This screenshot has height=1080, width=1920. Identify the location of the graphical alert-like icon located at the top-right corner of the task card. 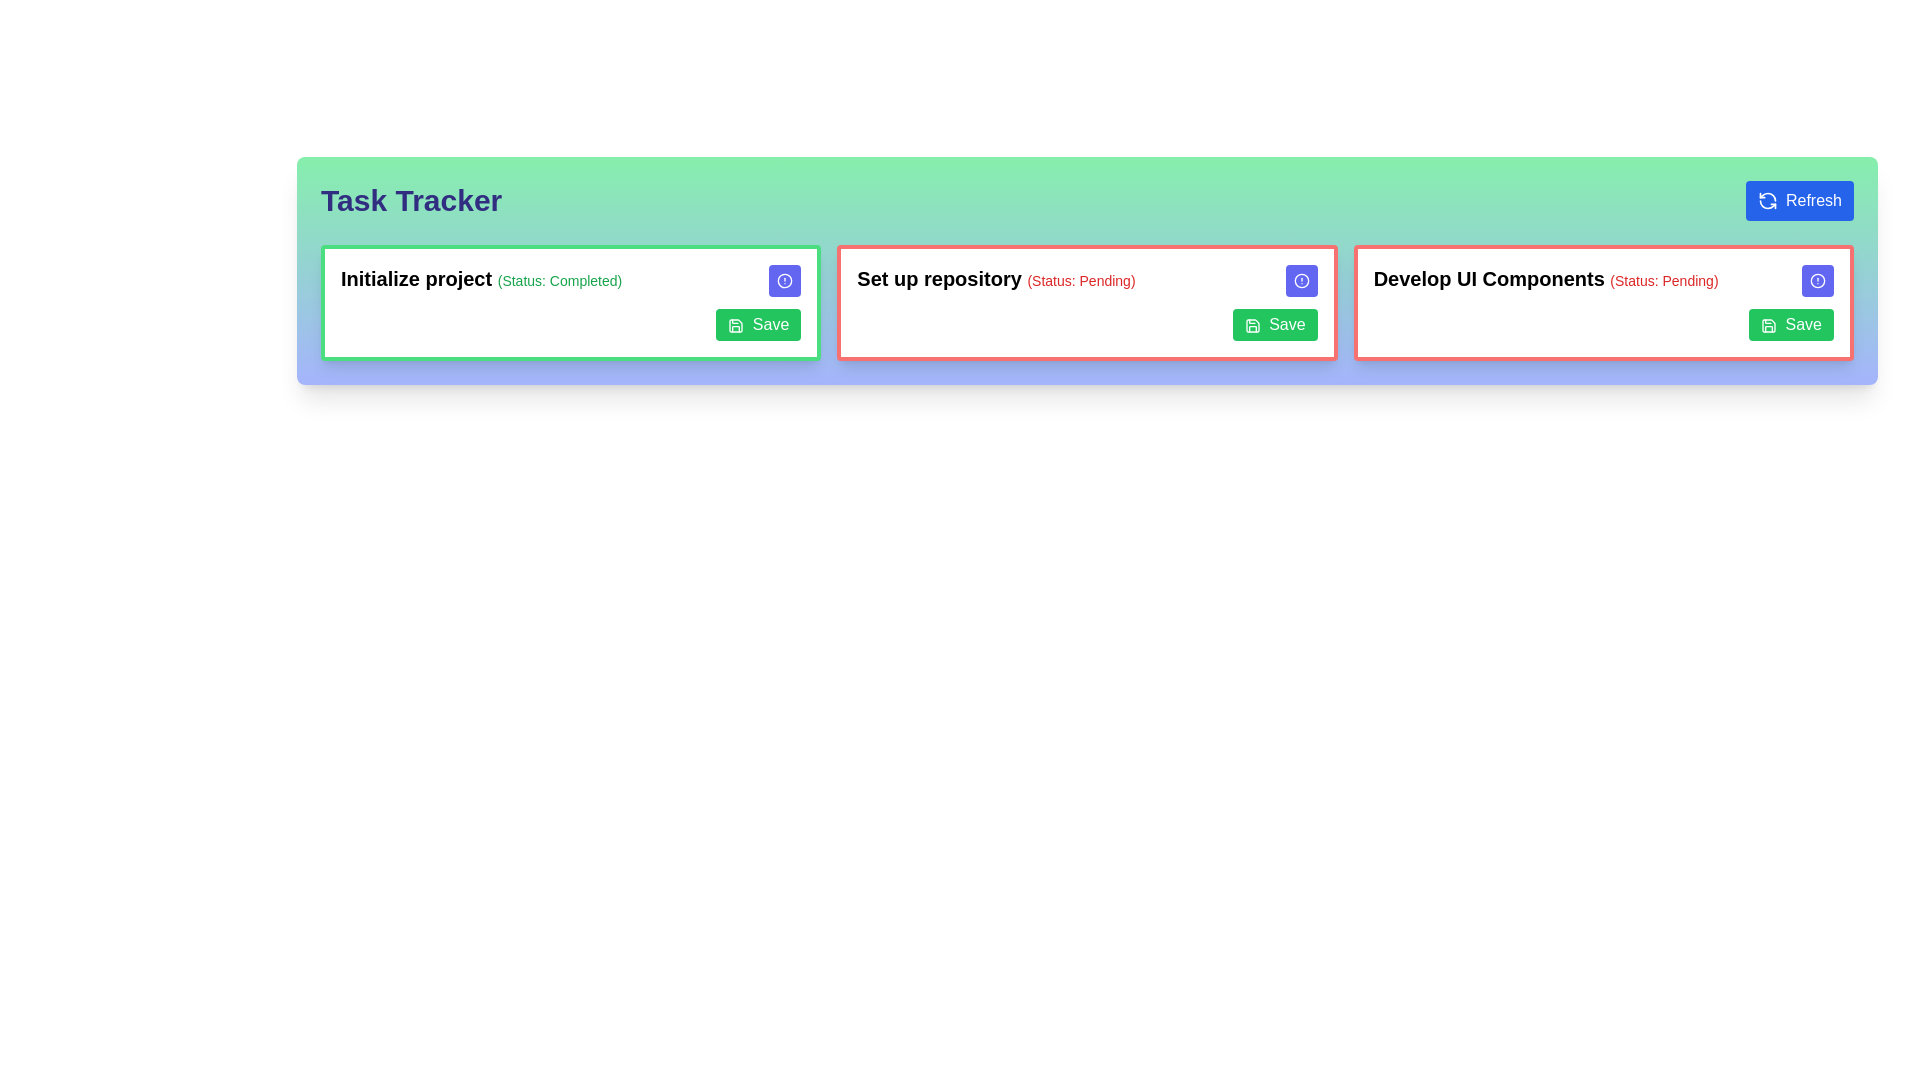
(1818, 281).